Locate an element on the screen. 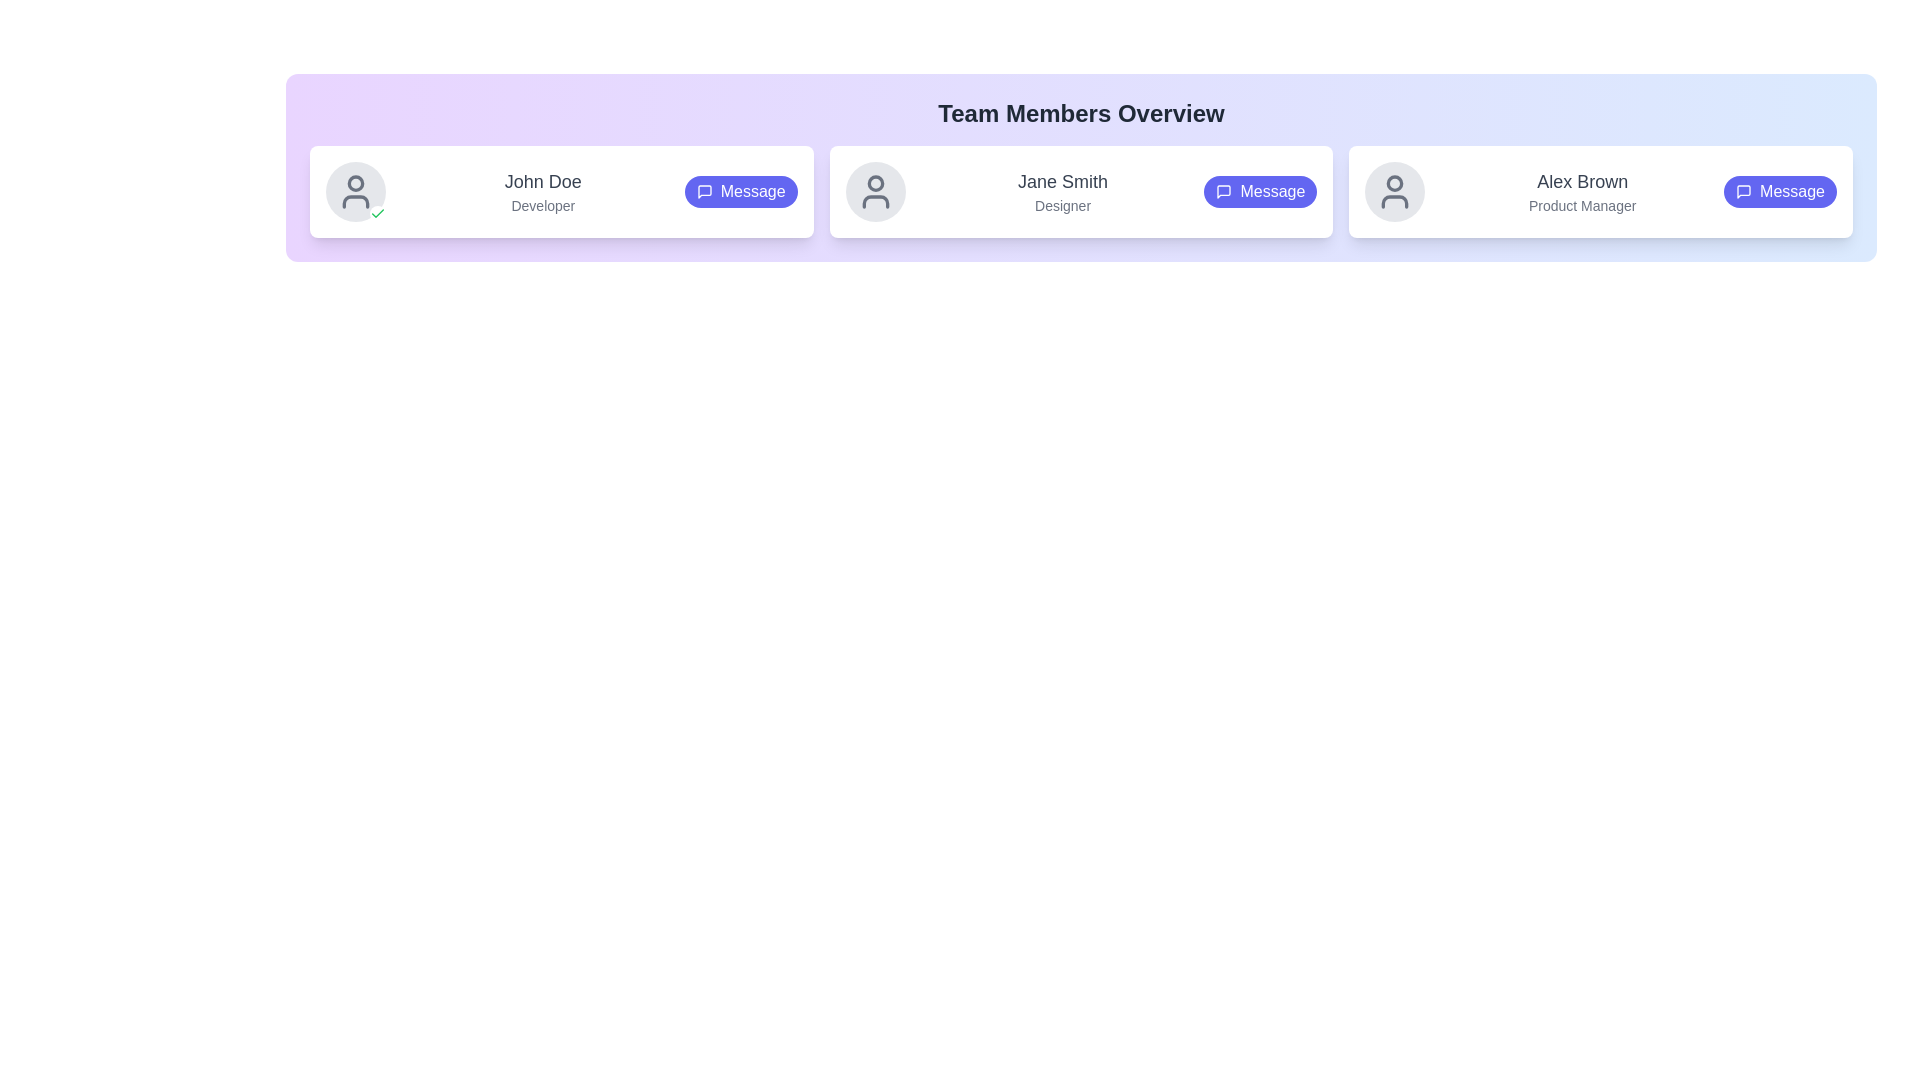  the Circle SVG element that visually represents Jane Smith's profile in the team members section is located at coordinates (875, 183).